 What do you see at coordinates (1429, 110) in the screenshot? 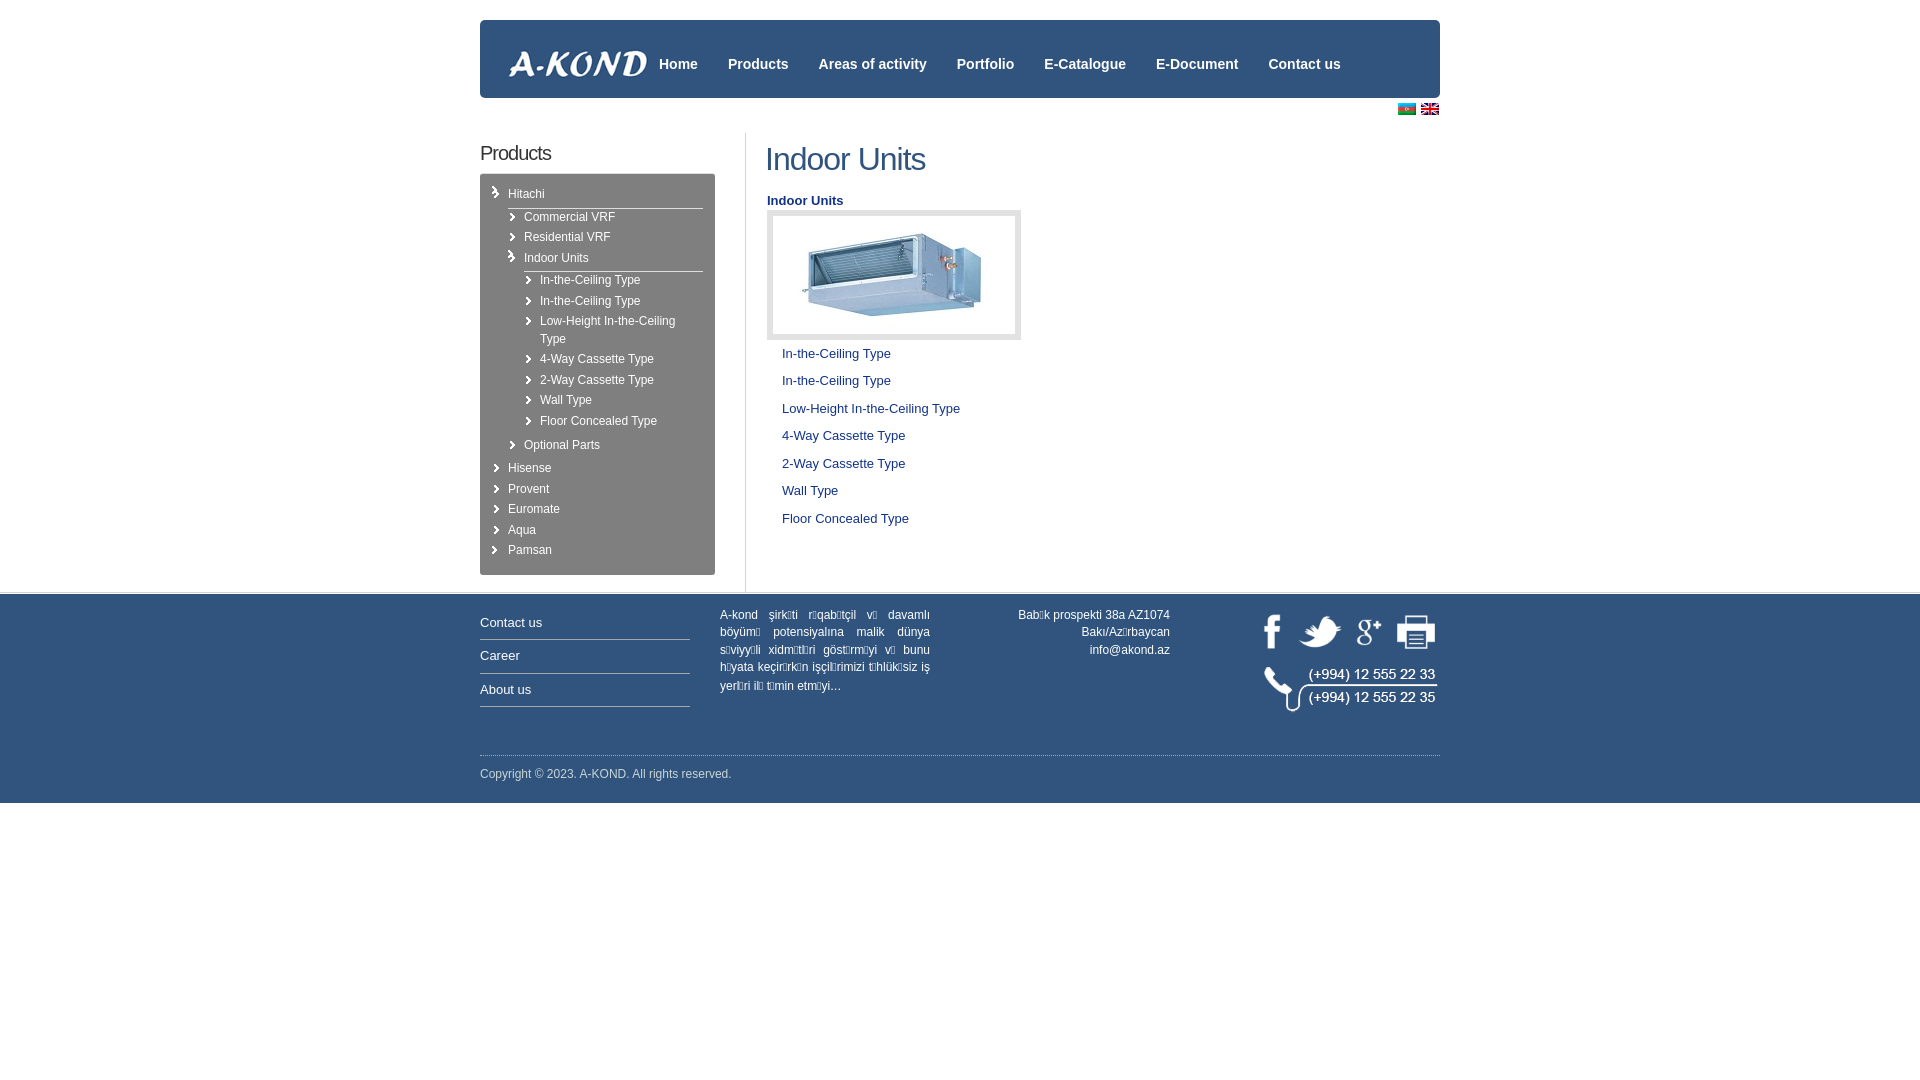
I see `'English (en)'` at bounding box center [1429, 110].